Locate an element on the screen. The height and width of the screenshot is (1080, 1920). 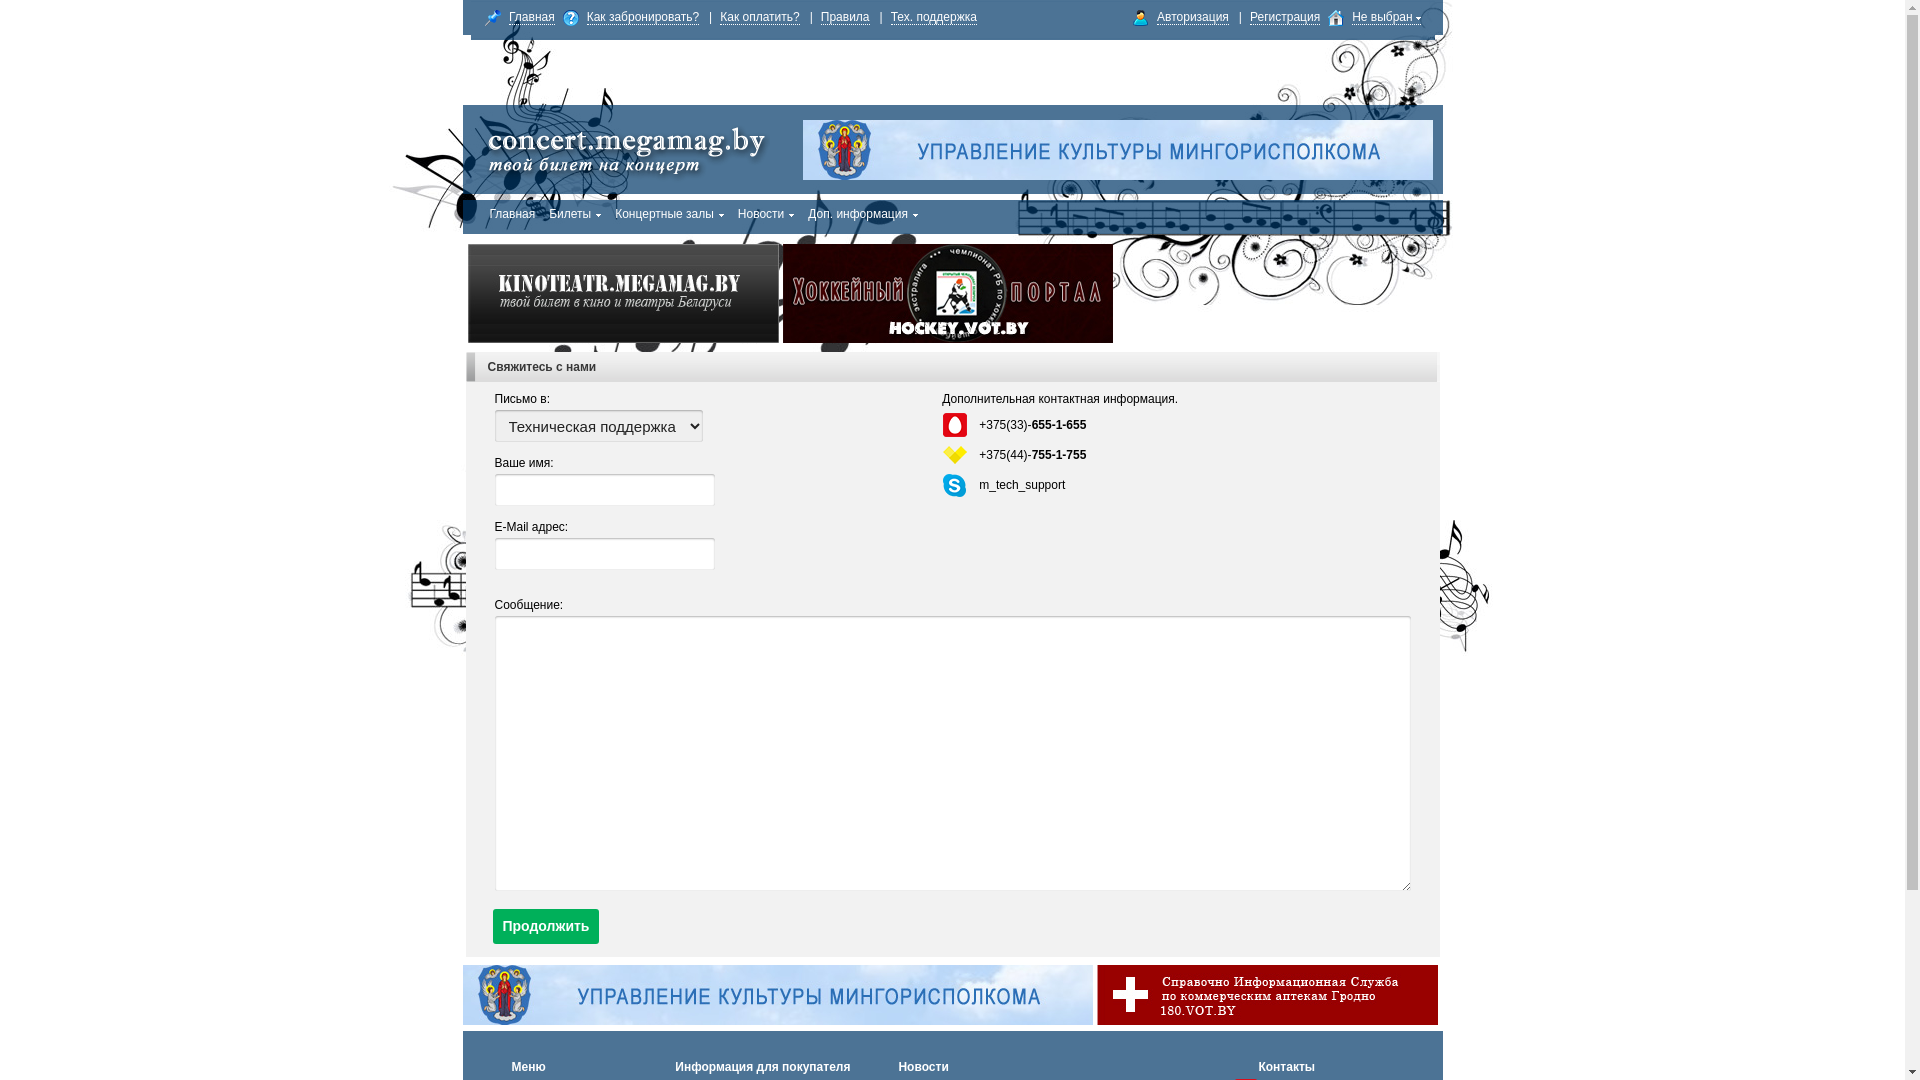
' kinoteatr.megamag.by ' is located at coordinates (622, 293).